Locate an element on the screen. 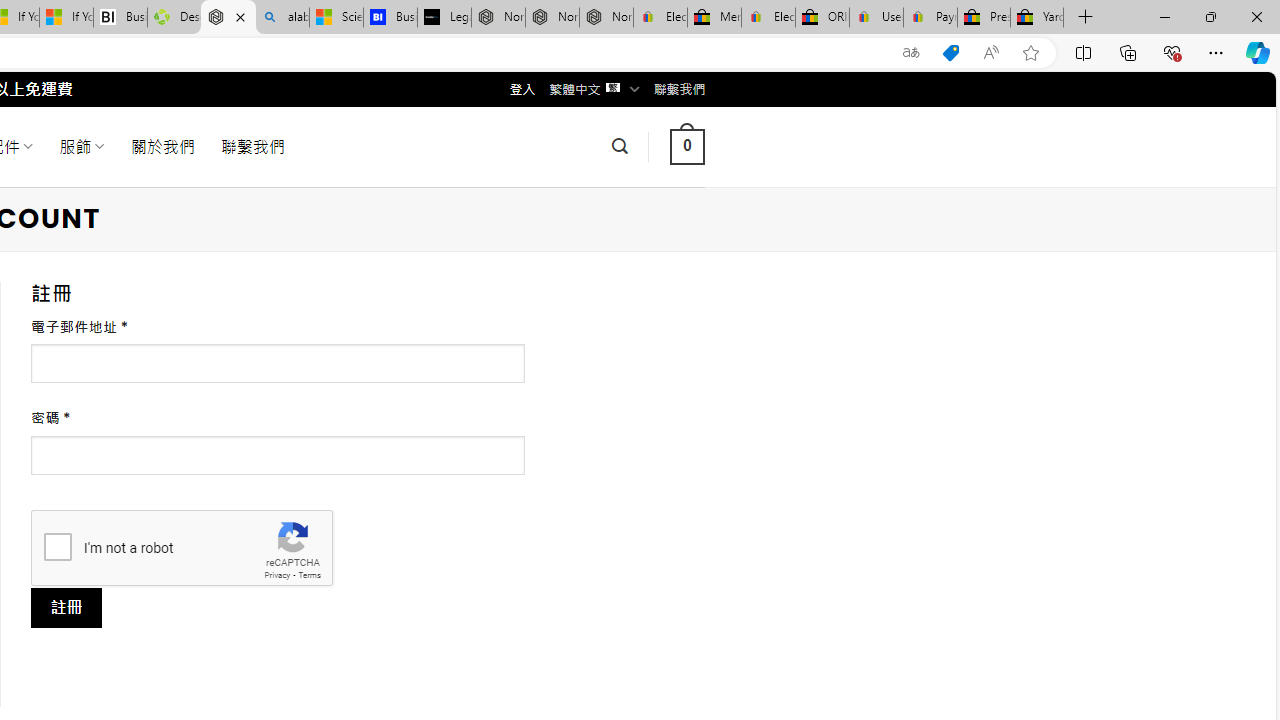 Image resolution: width=1280 pixels, height=720 pixels. ' 0 ' is located at coordinates (687, 145).